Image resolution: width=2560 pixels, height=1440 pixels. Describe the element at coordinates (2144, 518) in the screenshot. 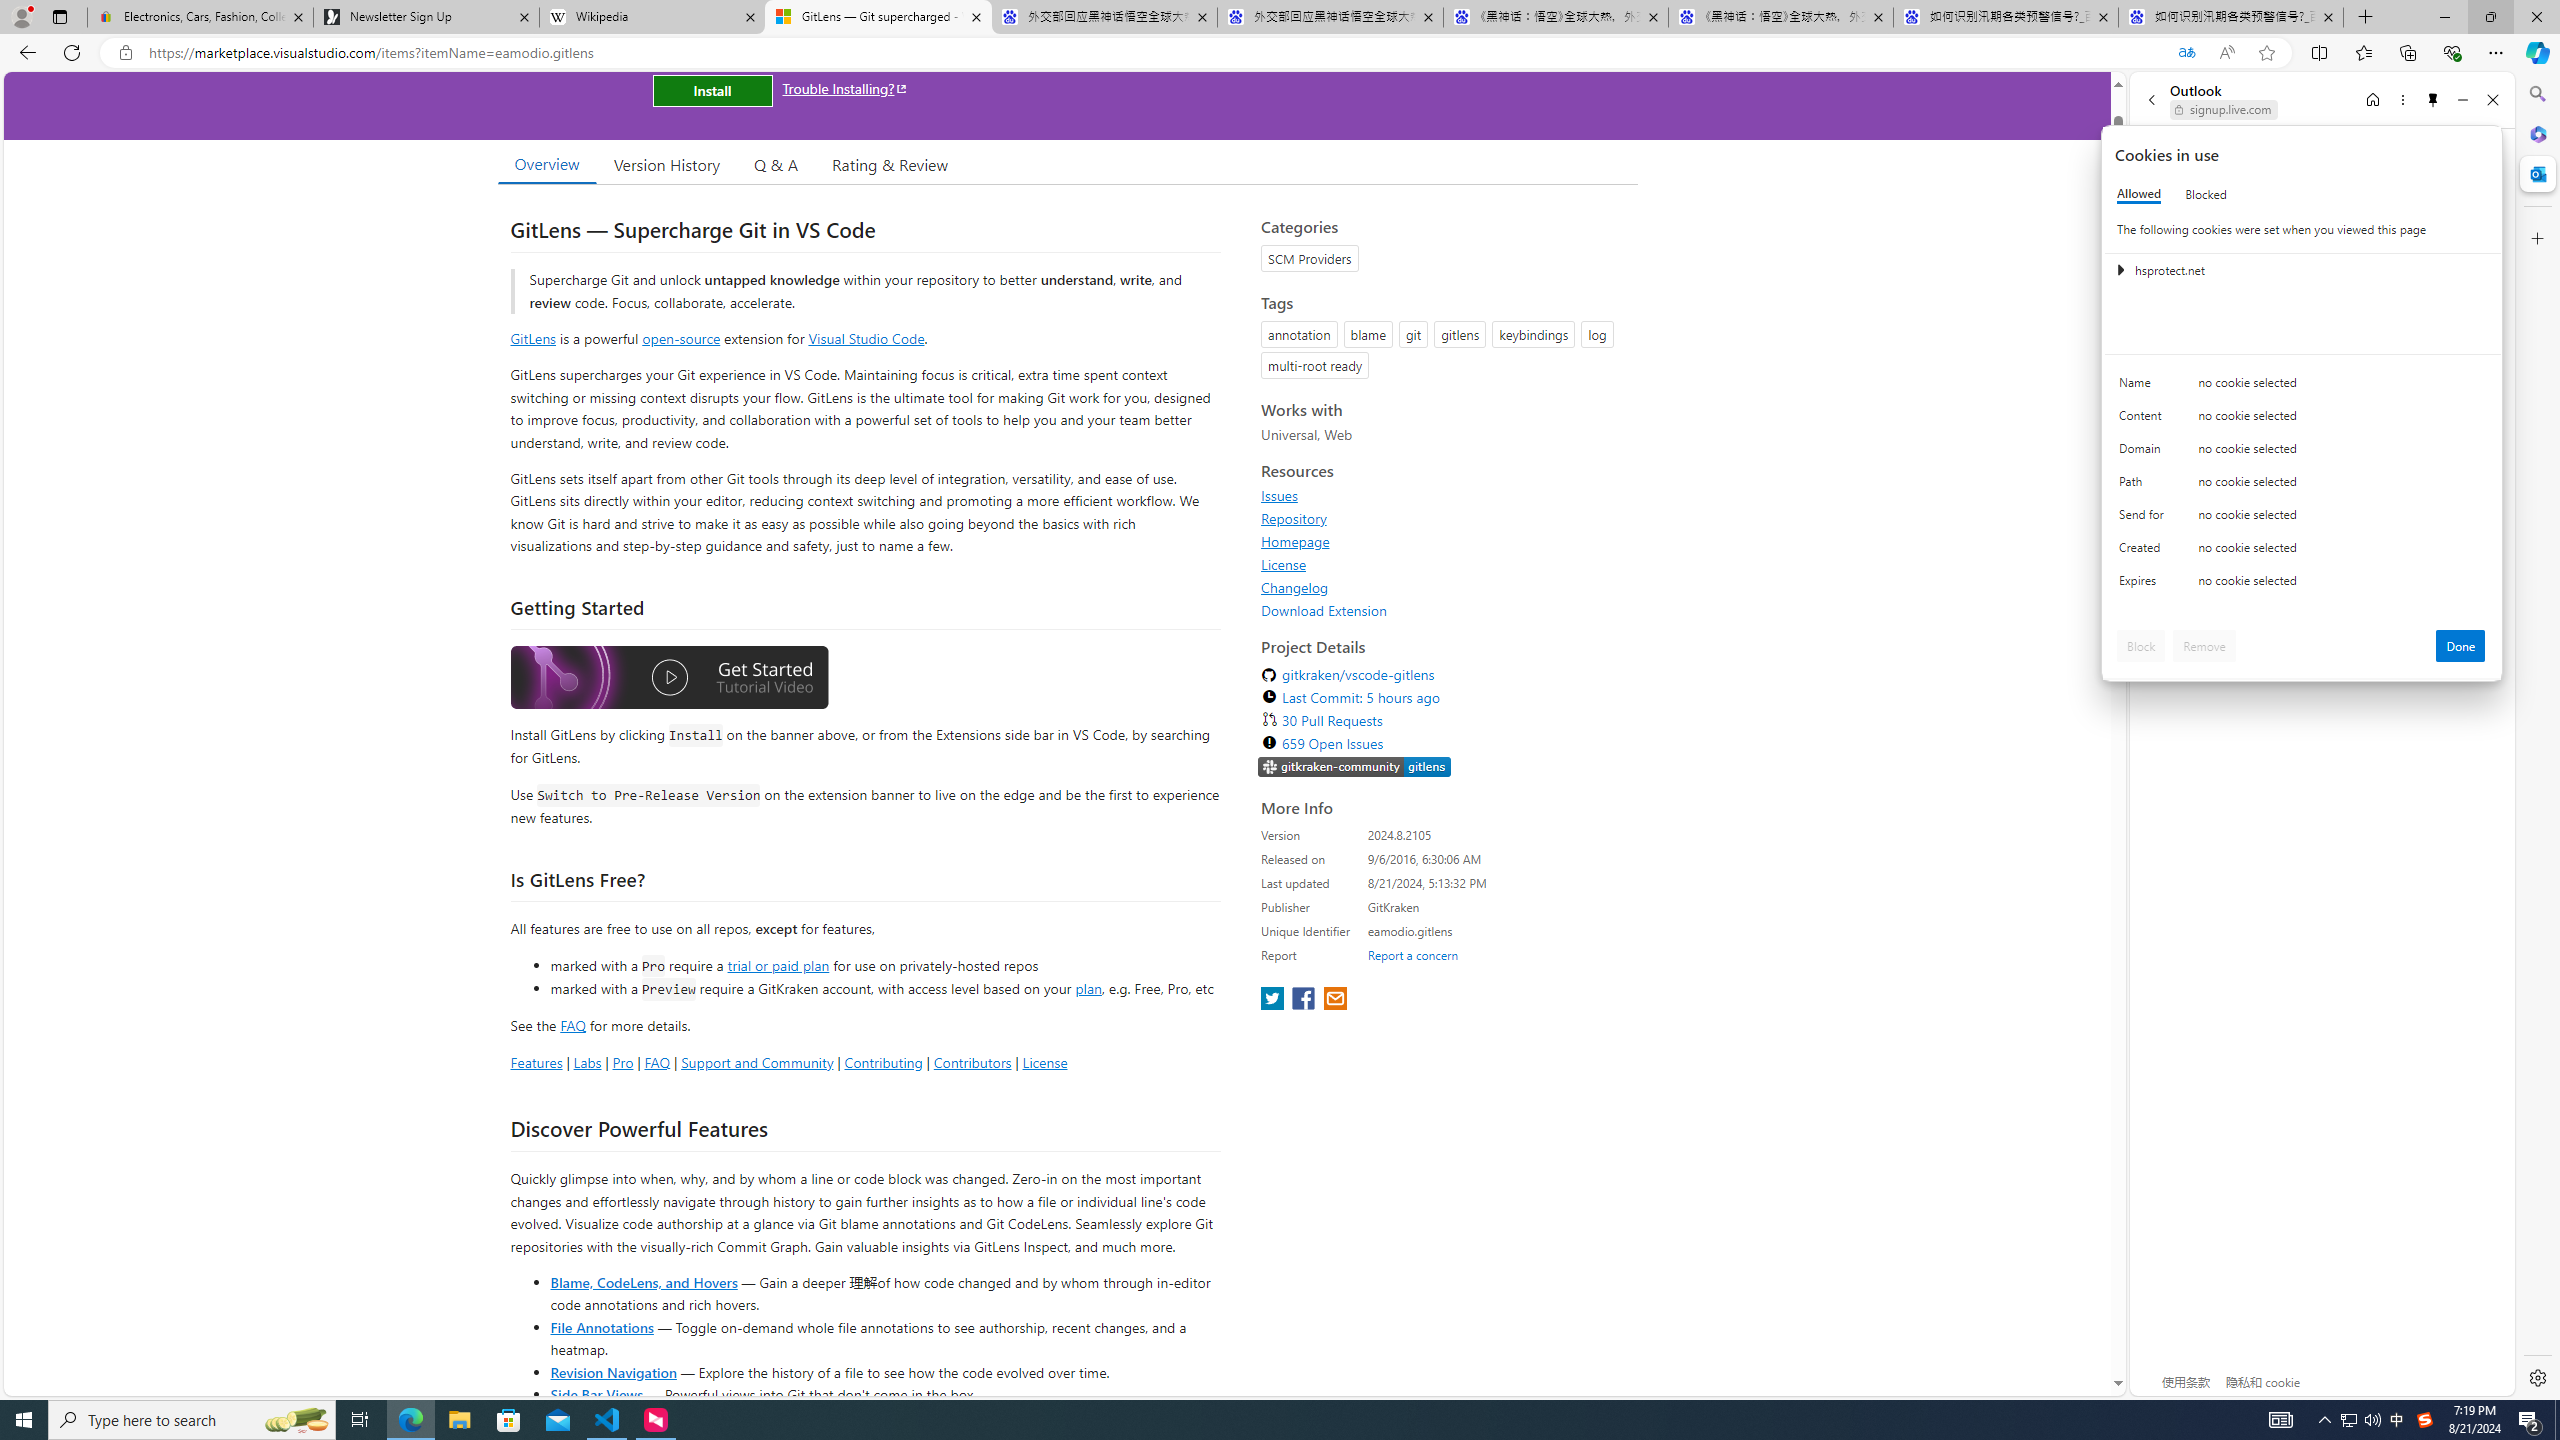

I see `'Send for'` at that location.